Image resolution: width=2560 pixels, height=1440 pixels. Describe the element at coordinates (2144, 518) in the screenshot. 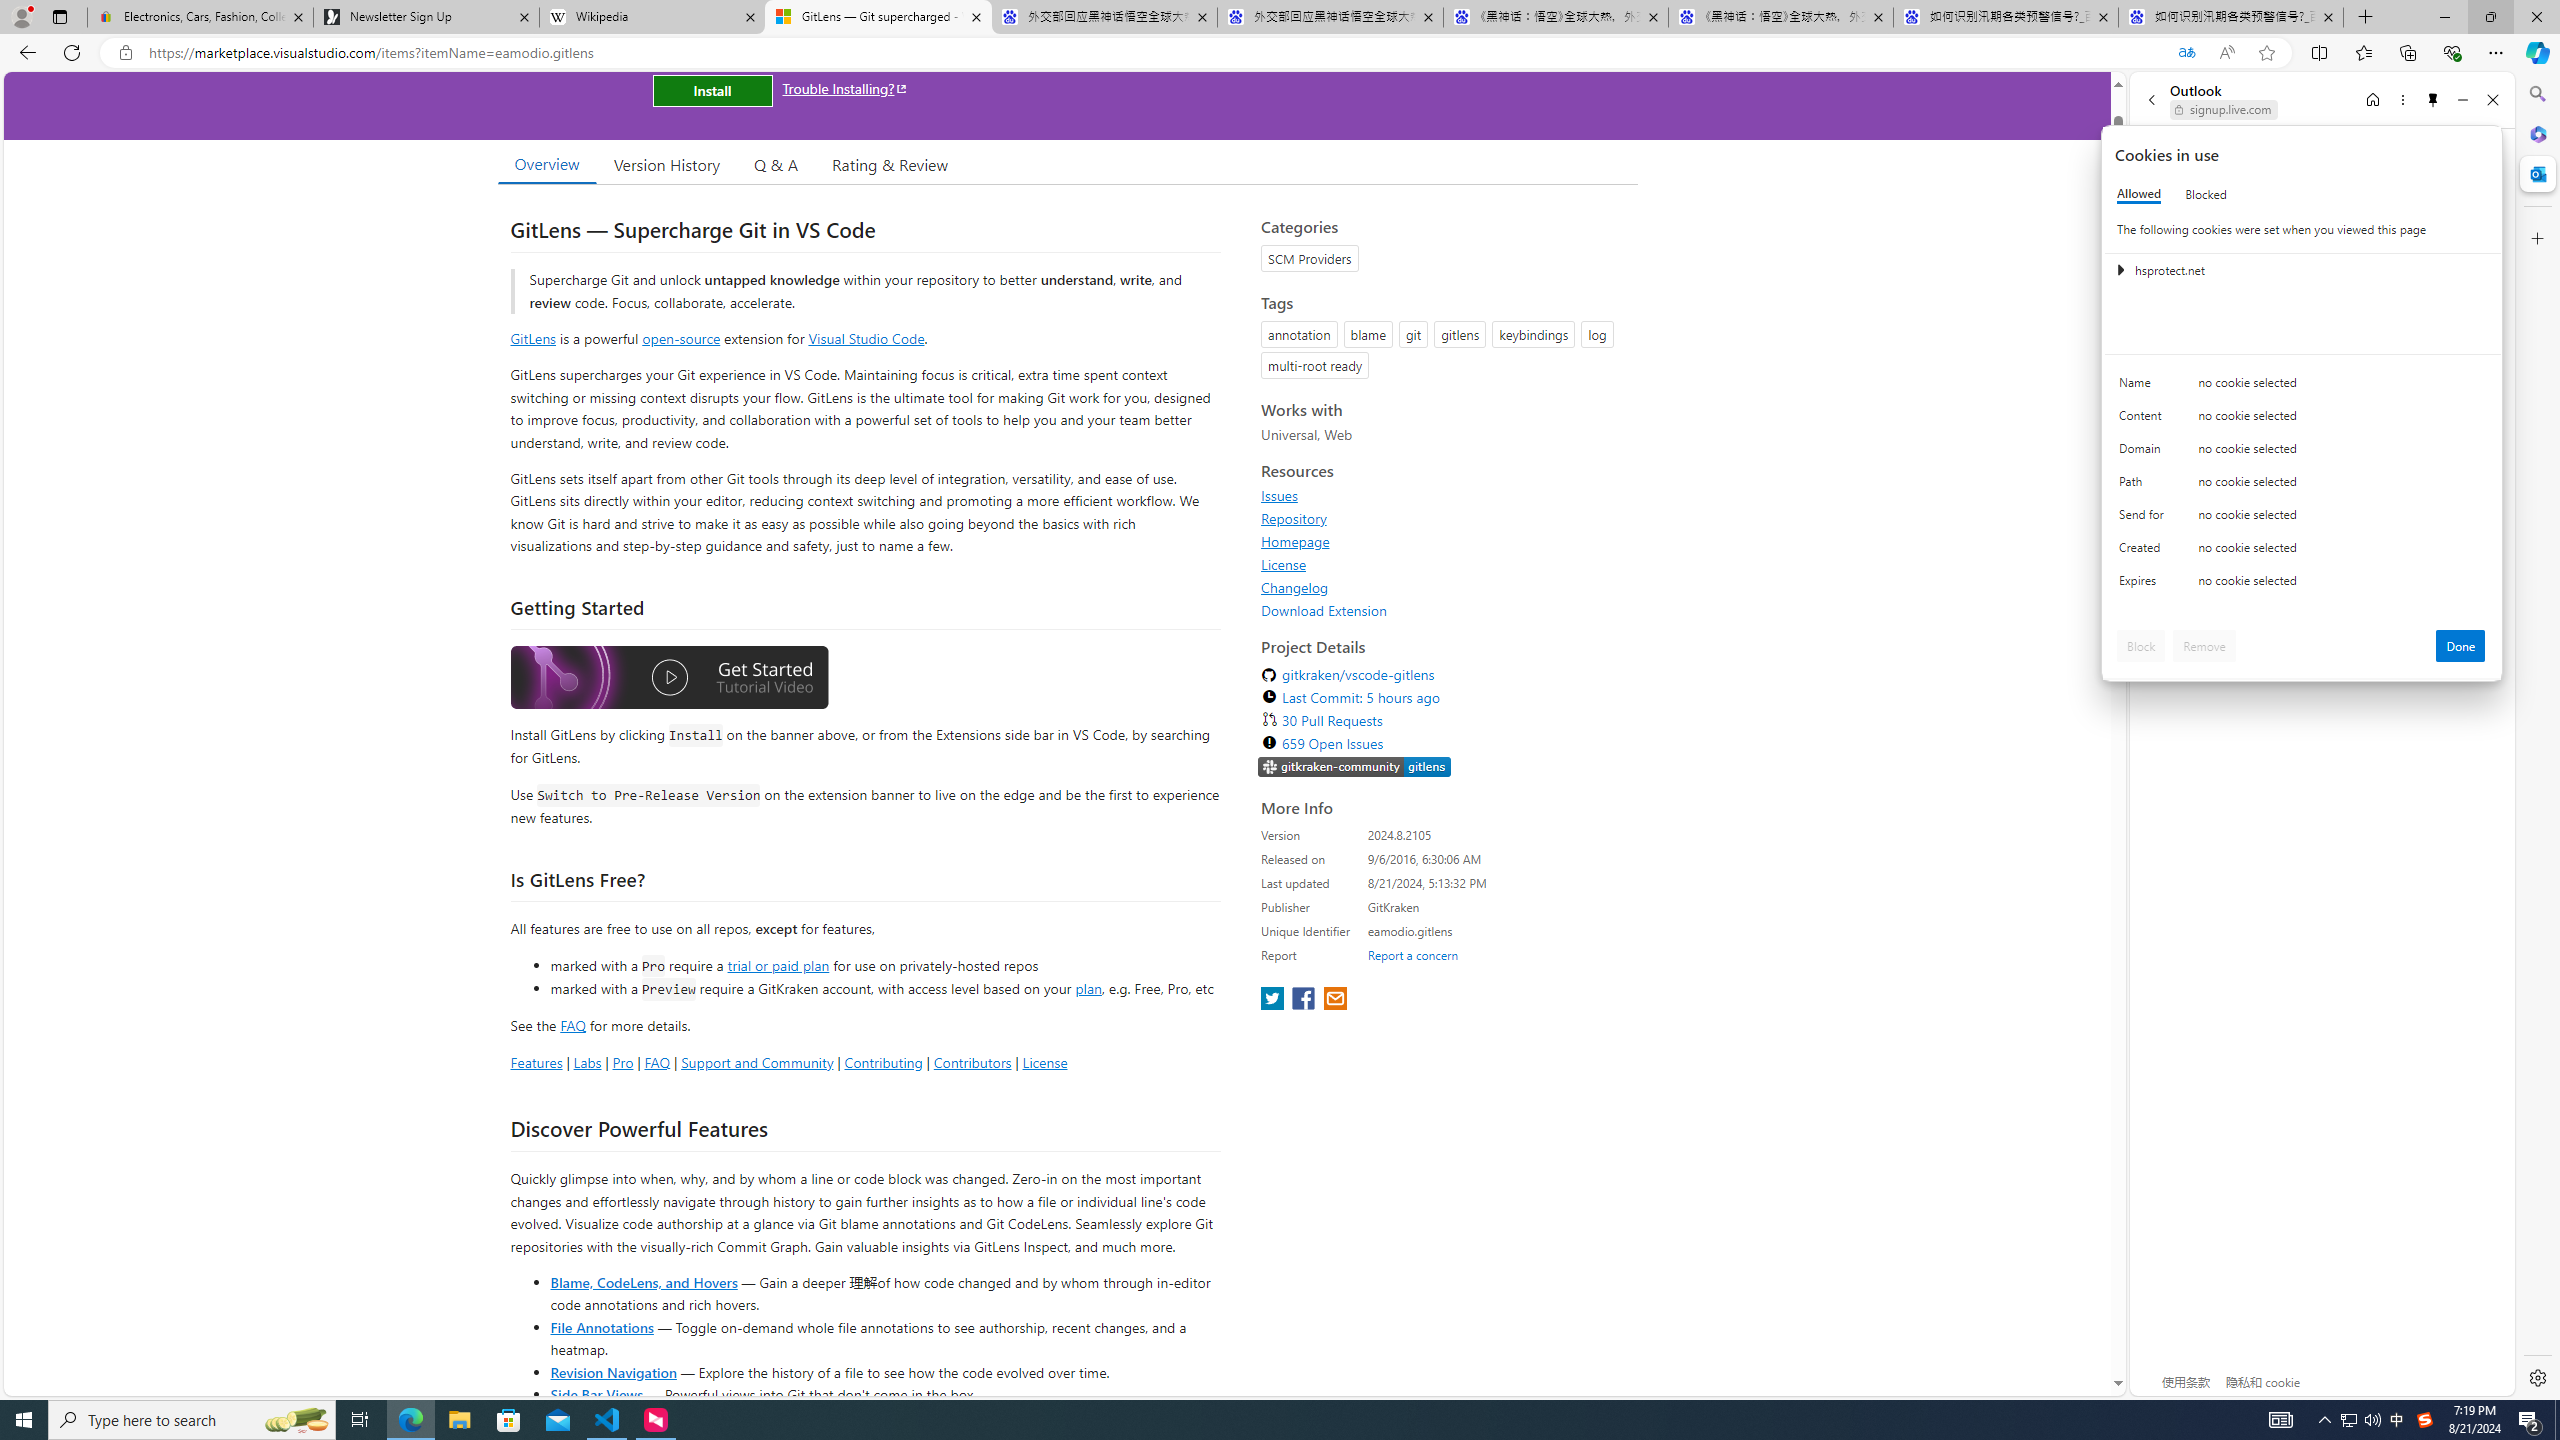

I see `'Send for'` at that location.